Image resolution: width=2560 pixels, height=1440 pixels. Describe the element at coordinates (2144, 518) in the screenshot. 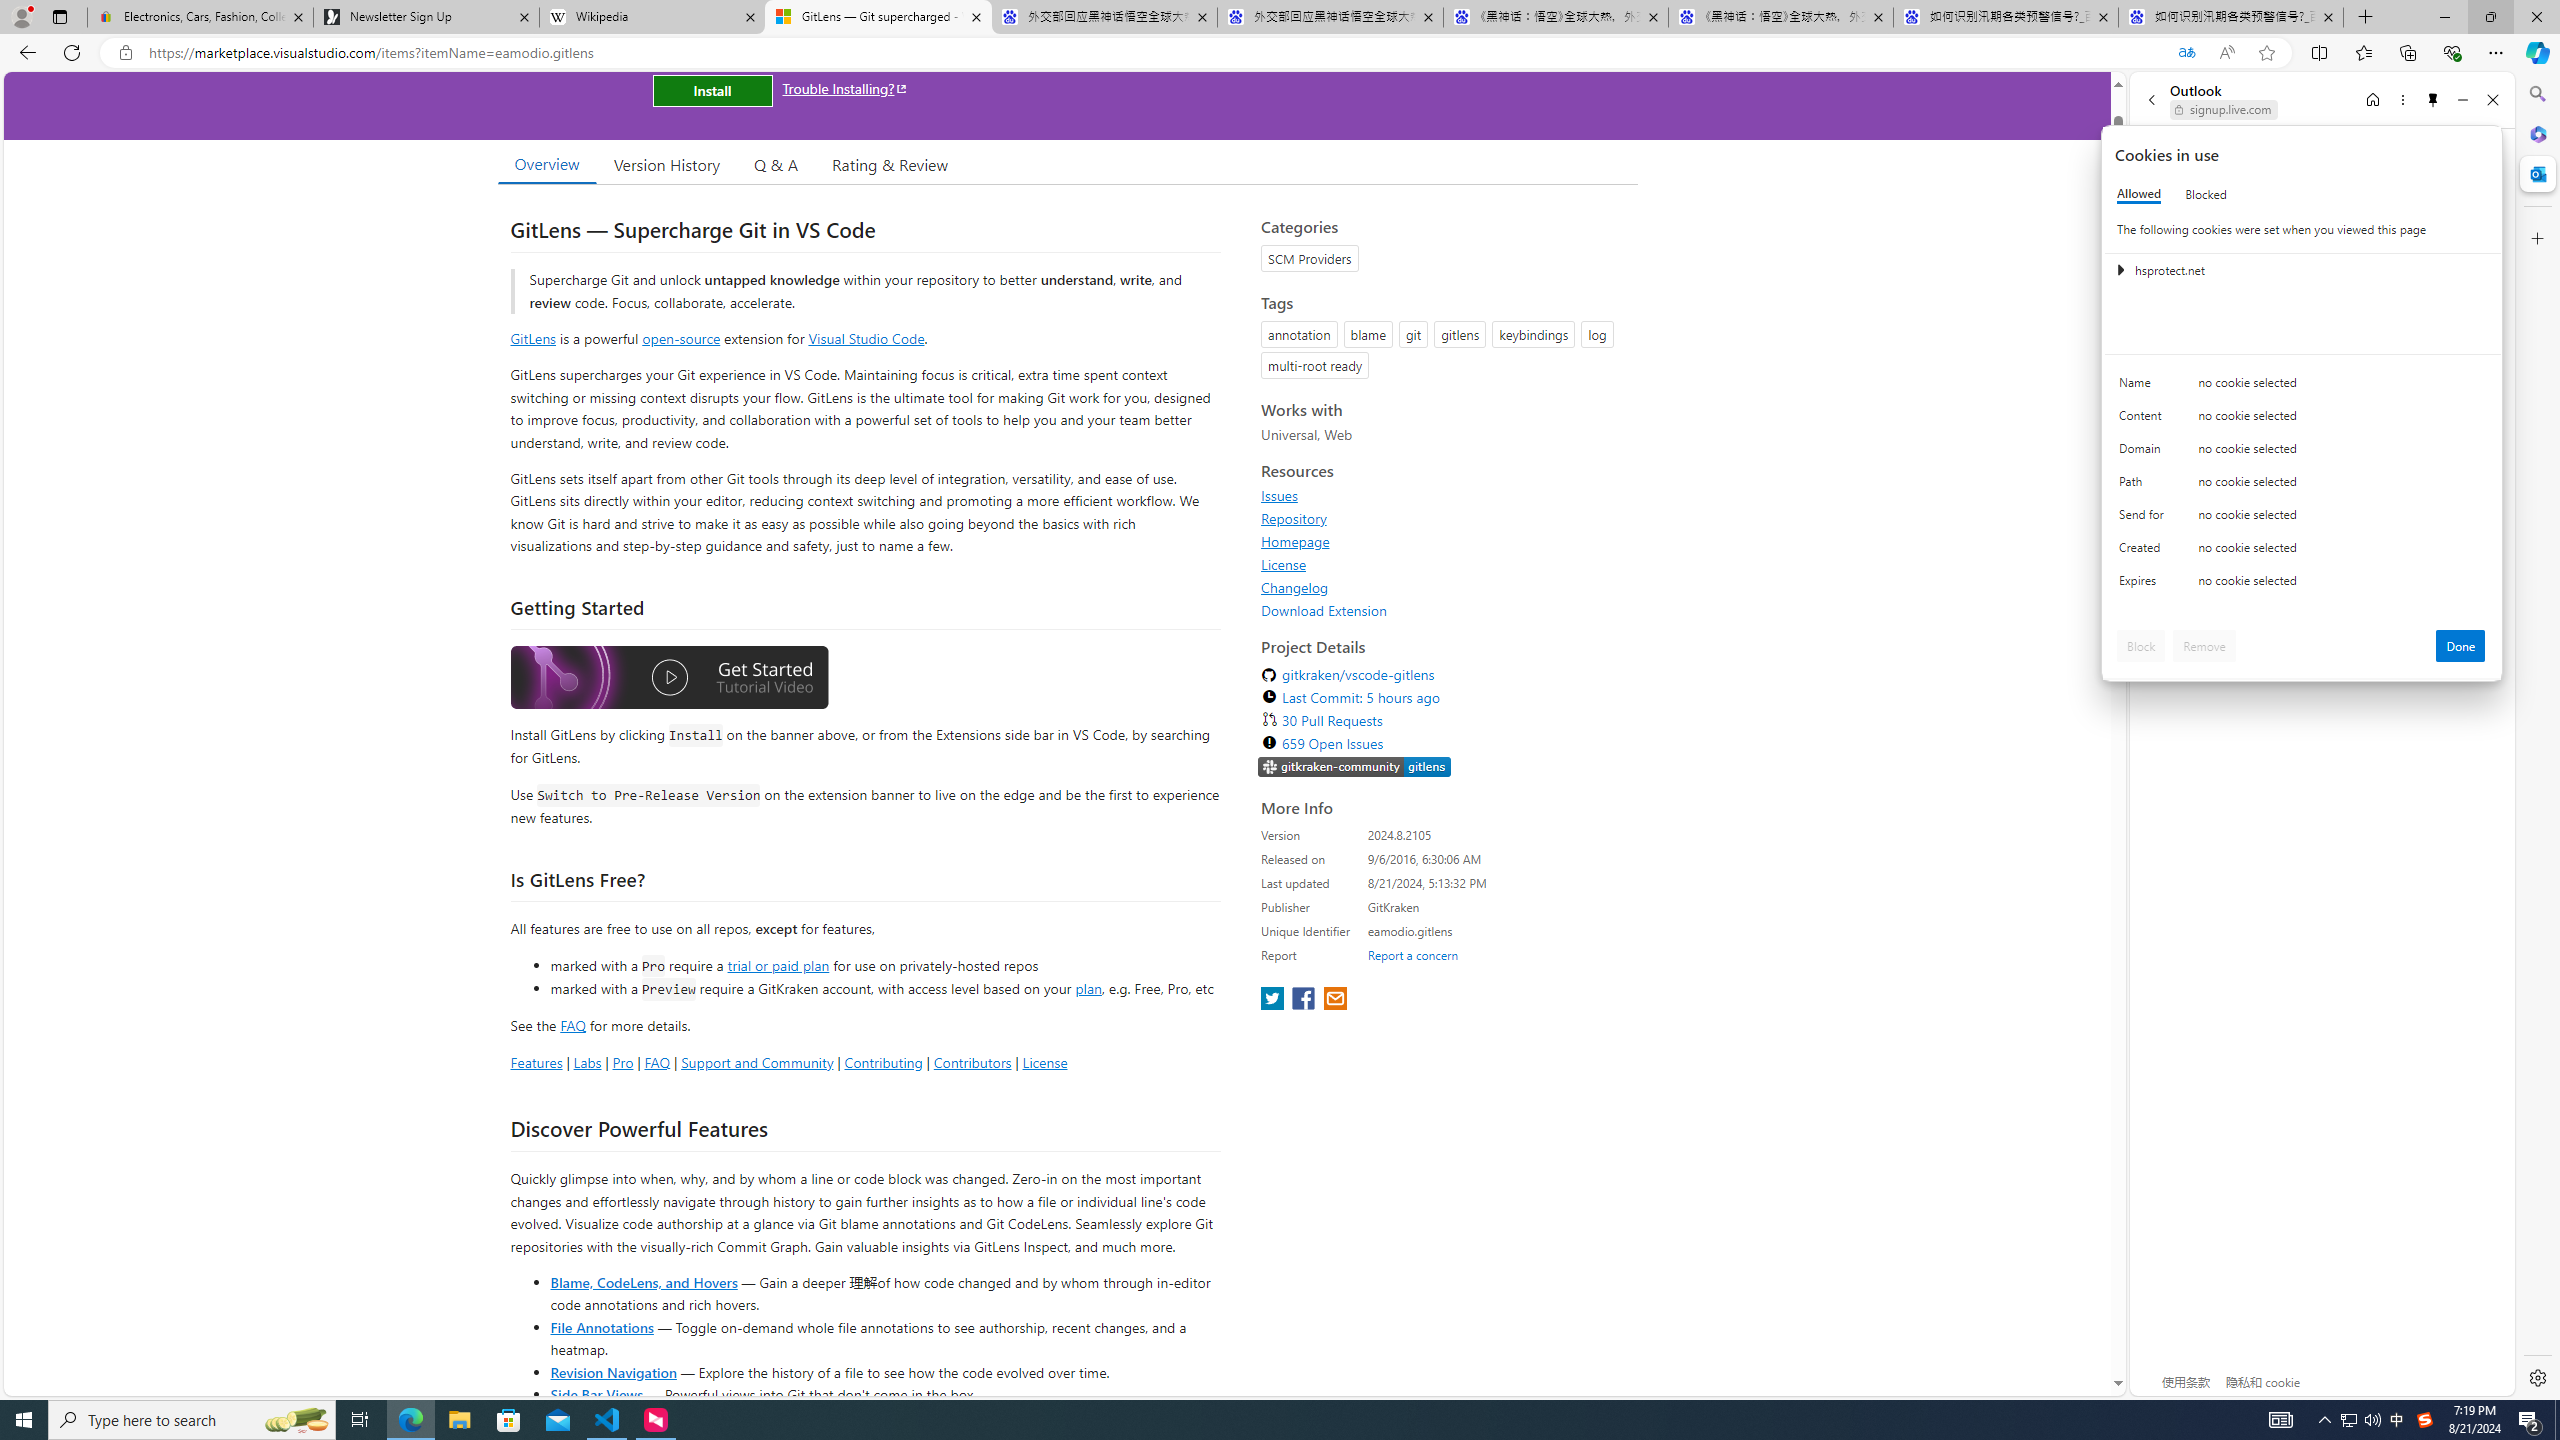

I see `'Send for'` at that location.